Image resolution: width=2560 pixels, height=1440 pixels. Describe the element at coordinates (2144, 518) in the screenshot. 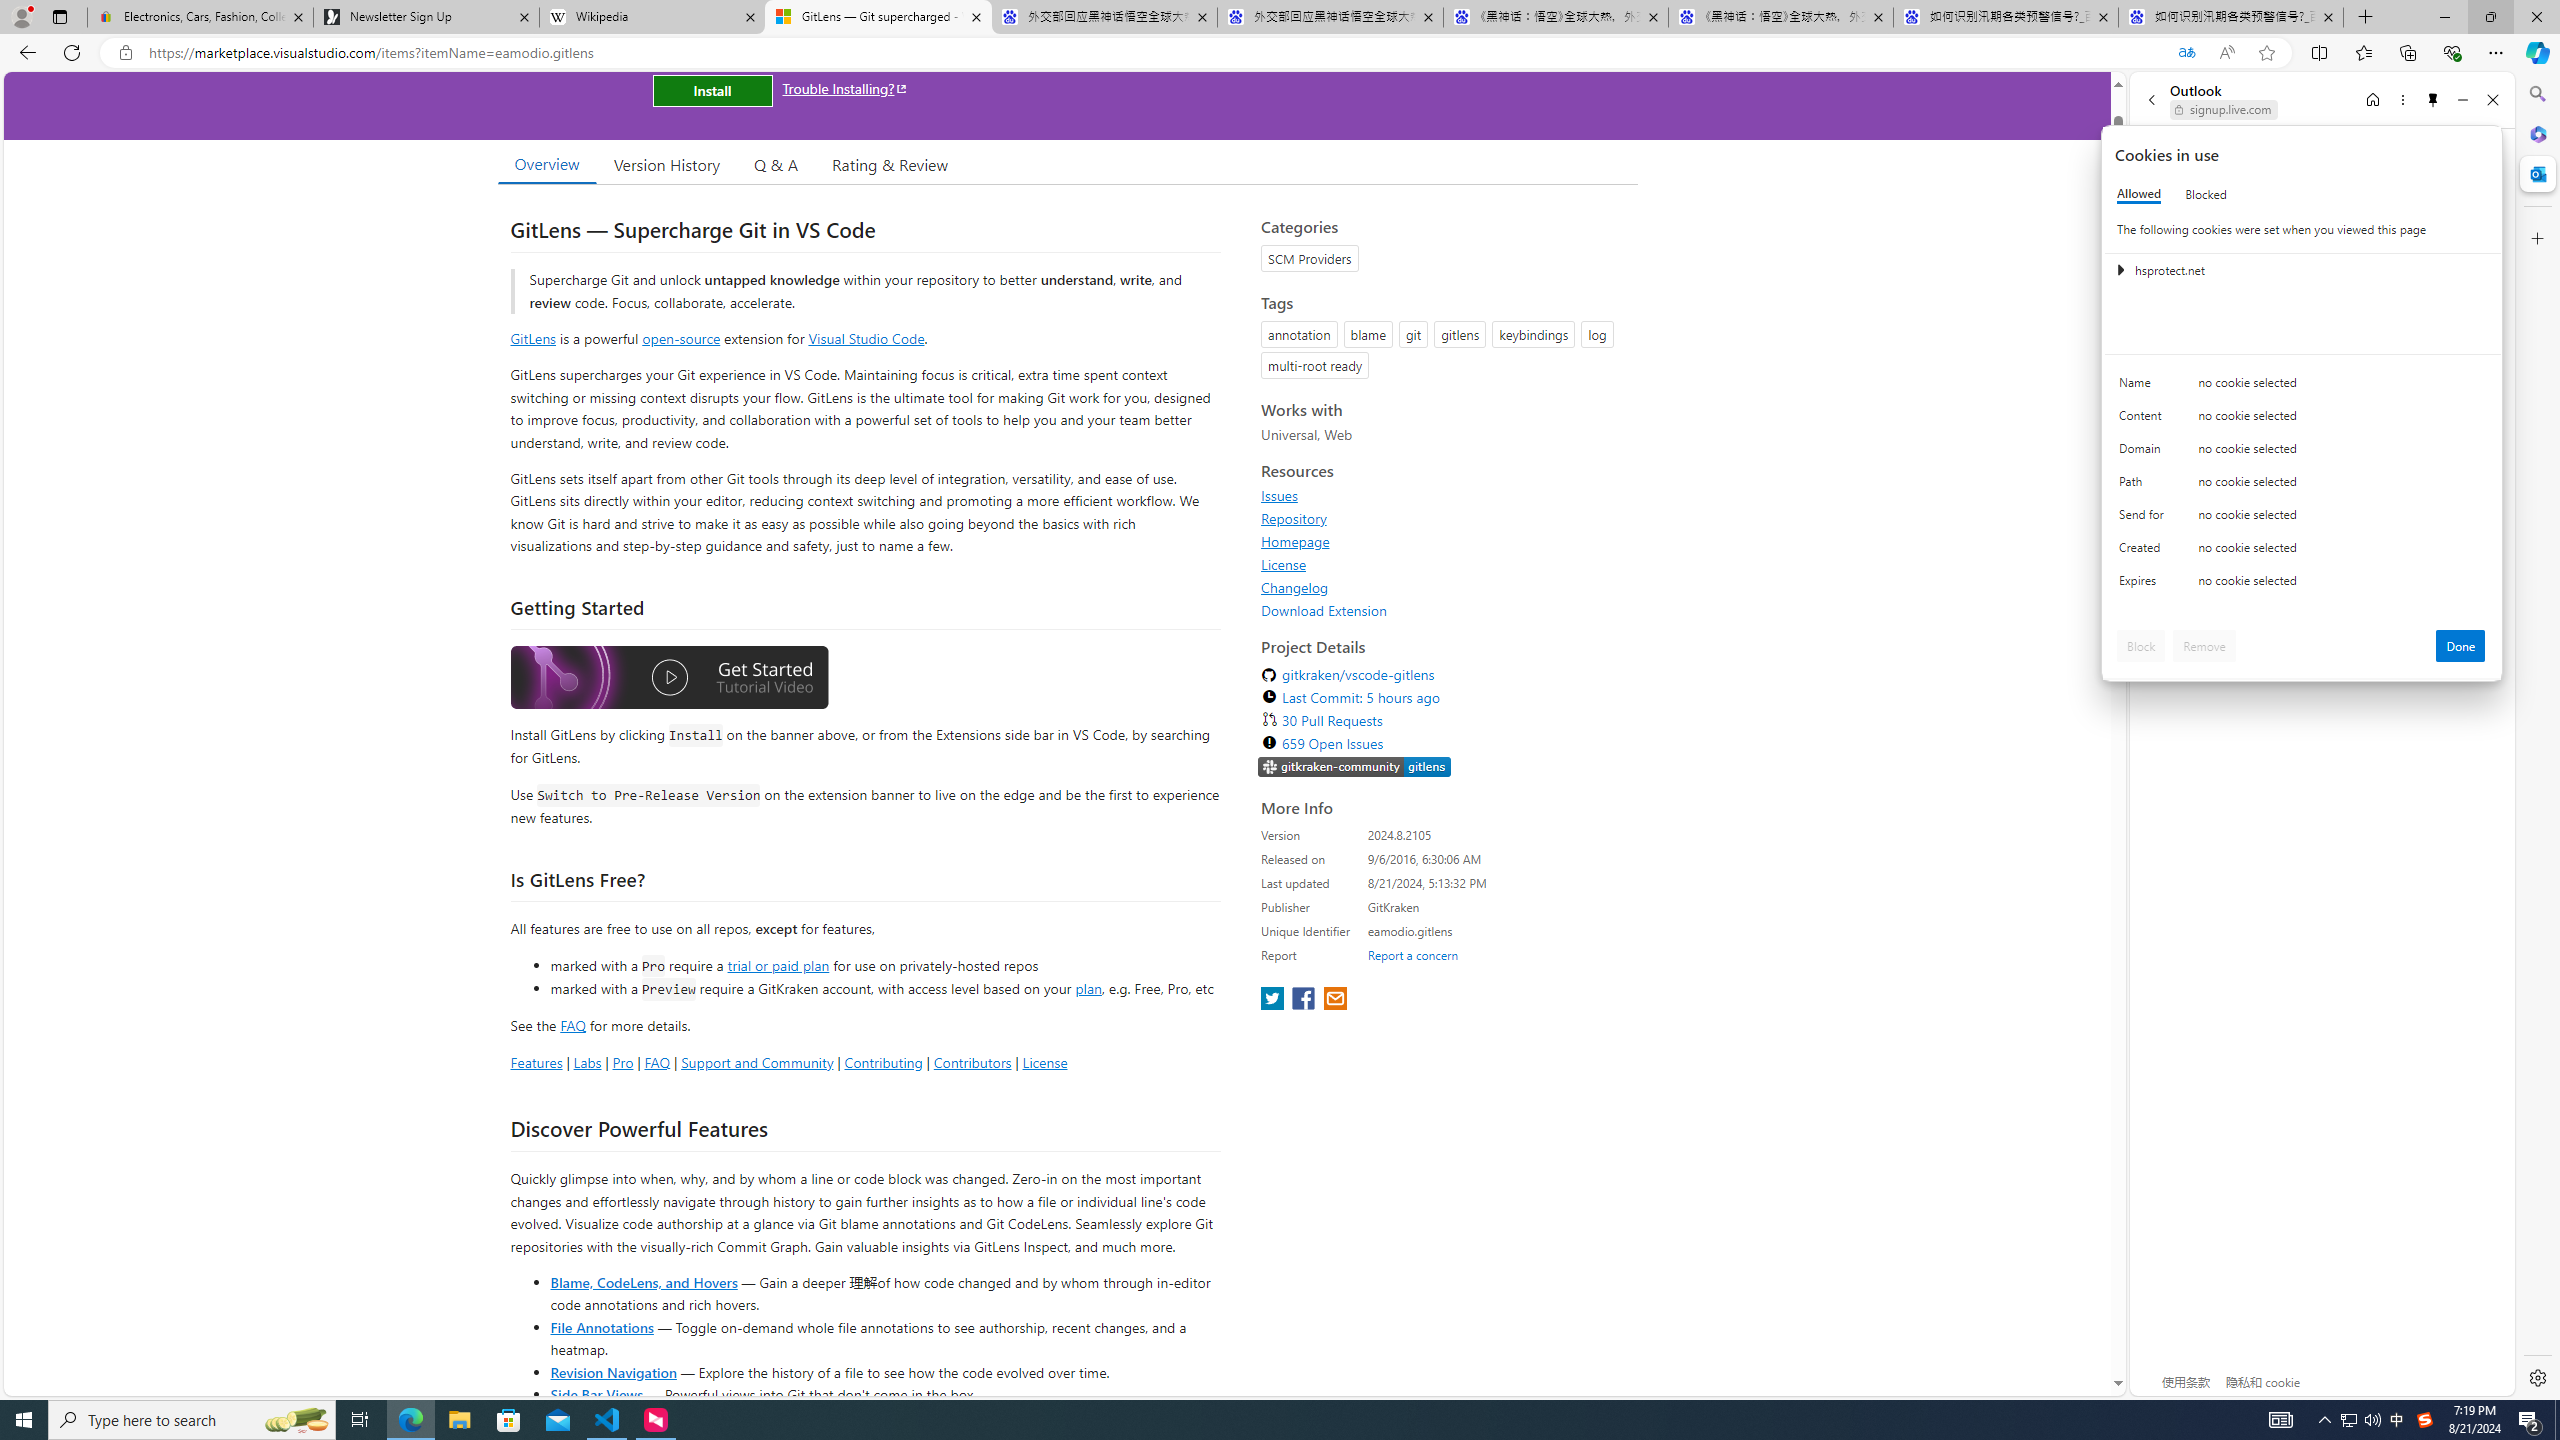

I see `'Send for'` at that location.